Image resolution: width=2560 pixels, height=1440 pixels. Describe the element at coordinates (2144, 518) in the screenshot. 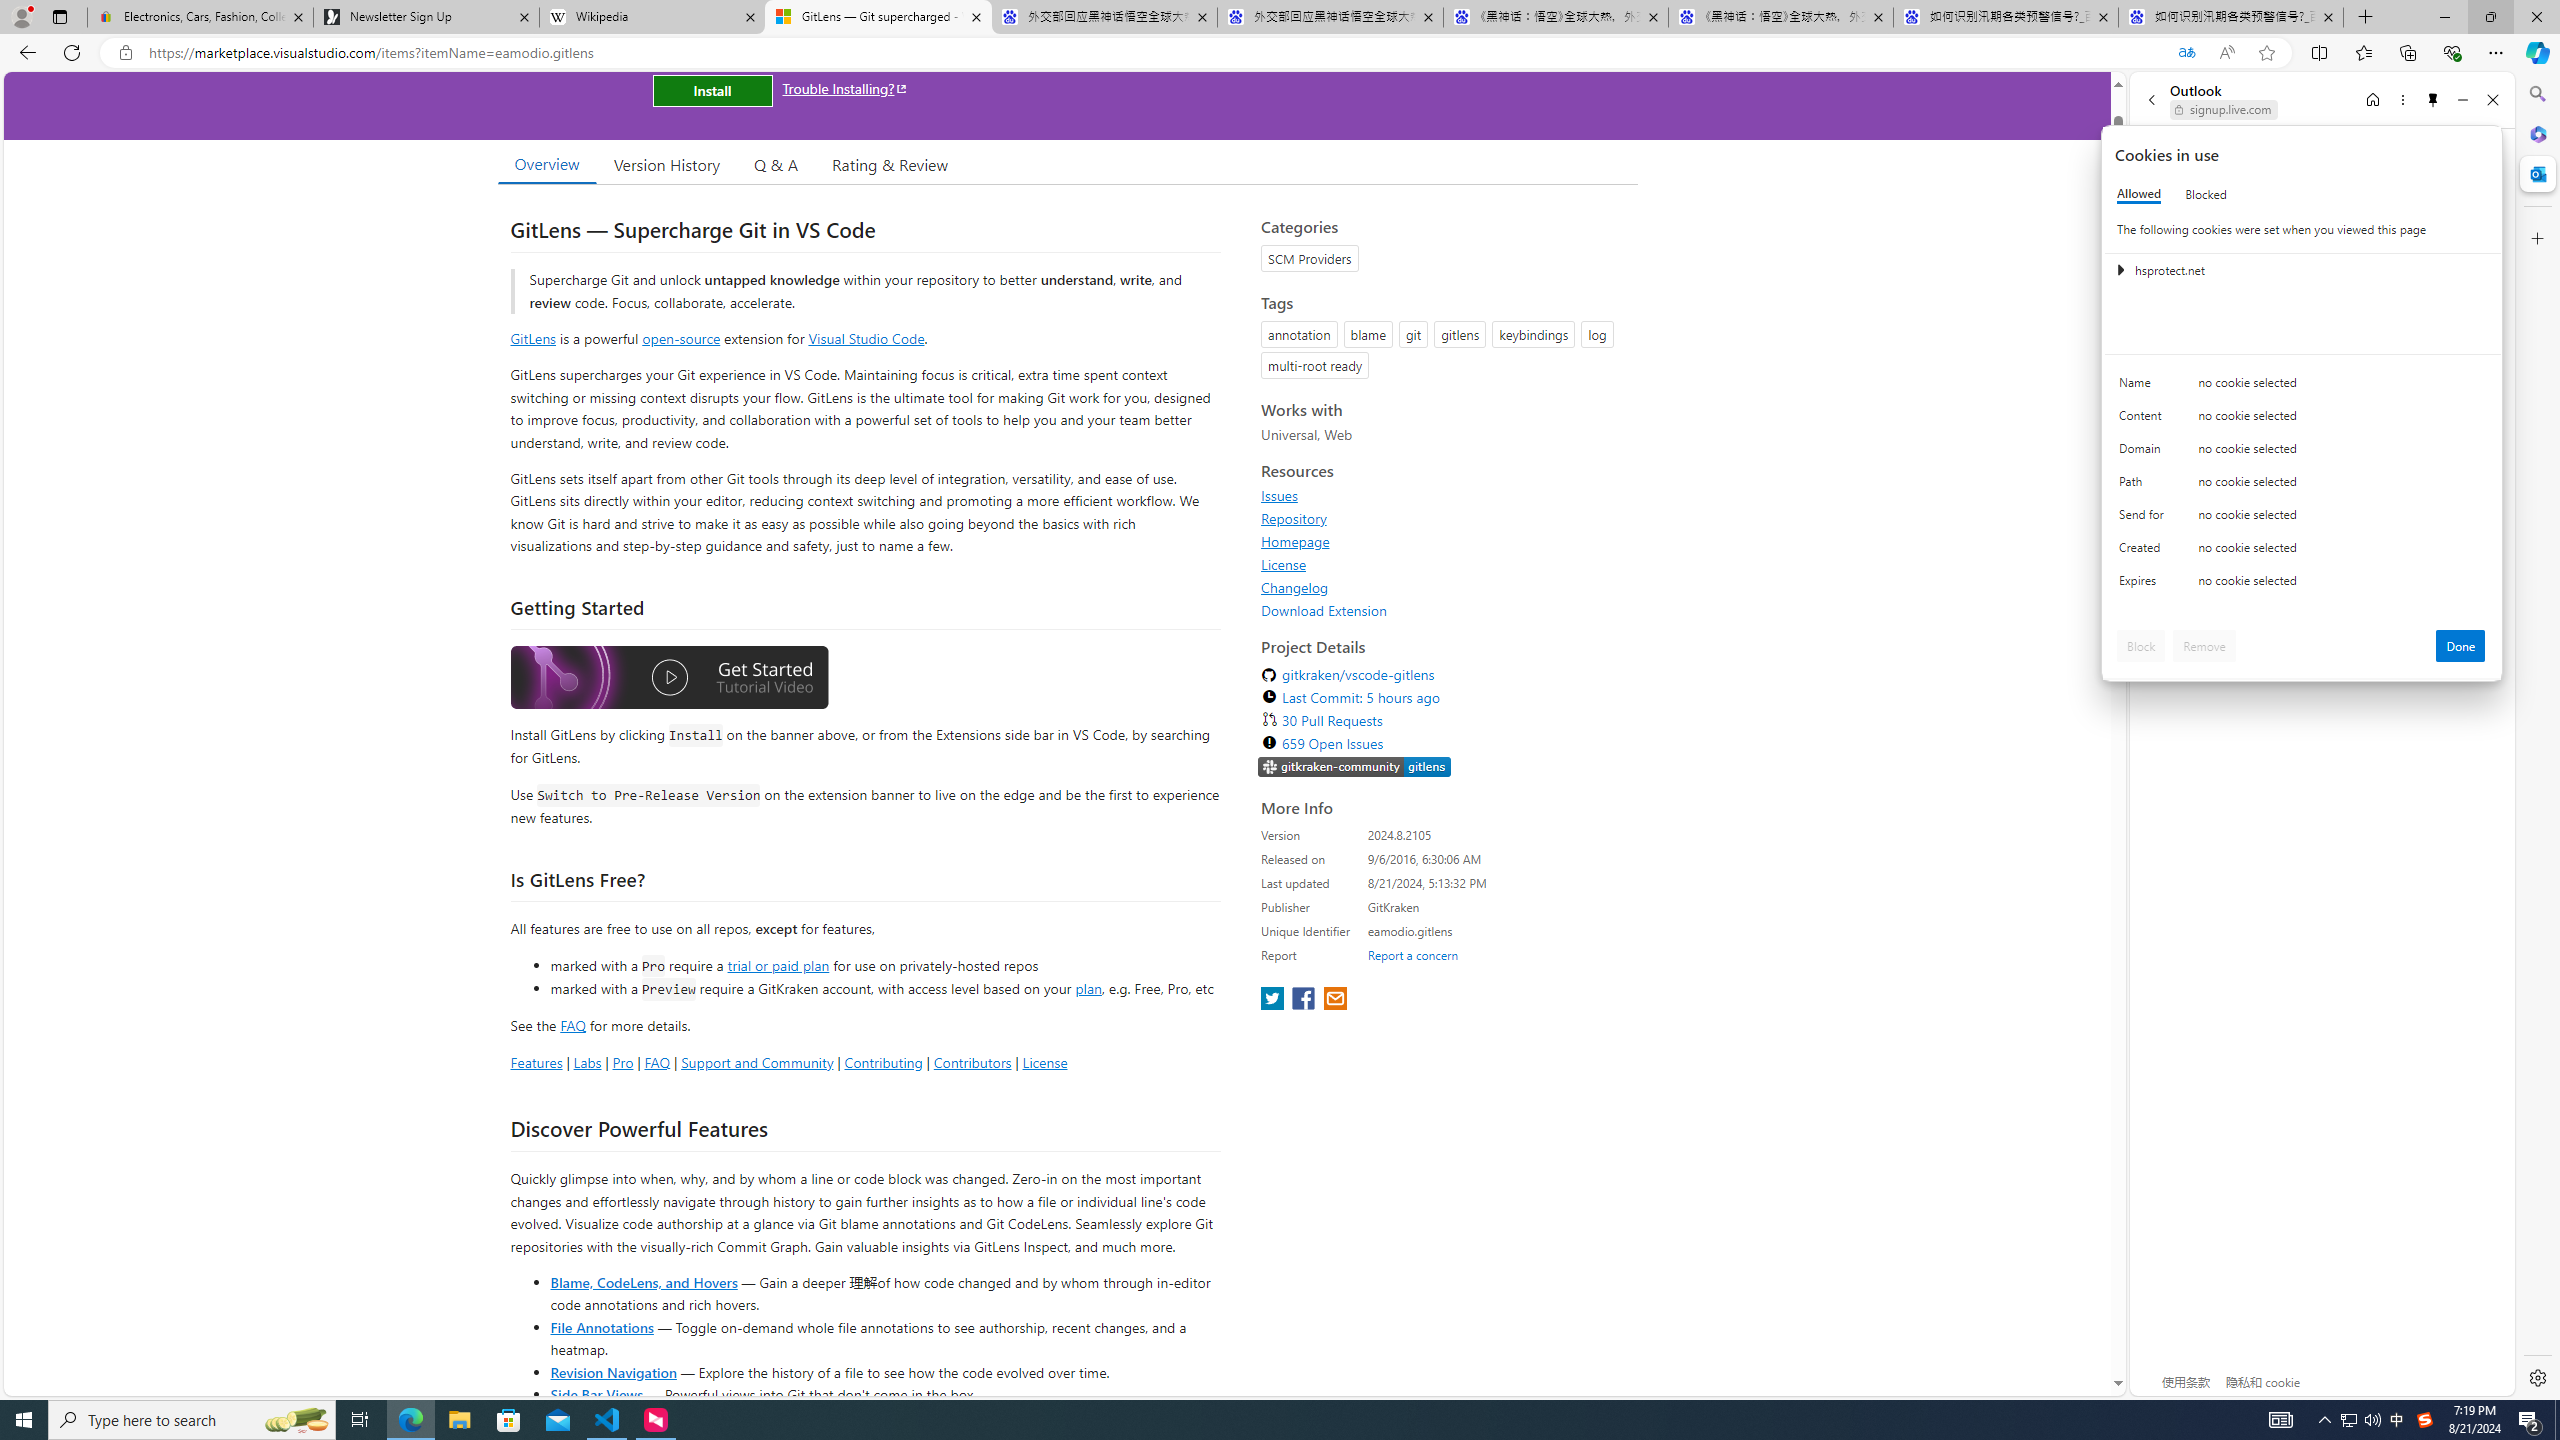

I see `'Send for'` at that location.